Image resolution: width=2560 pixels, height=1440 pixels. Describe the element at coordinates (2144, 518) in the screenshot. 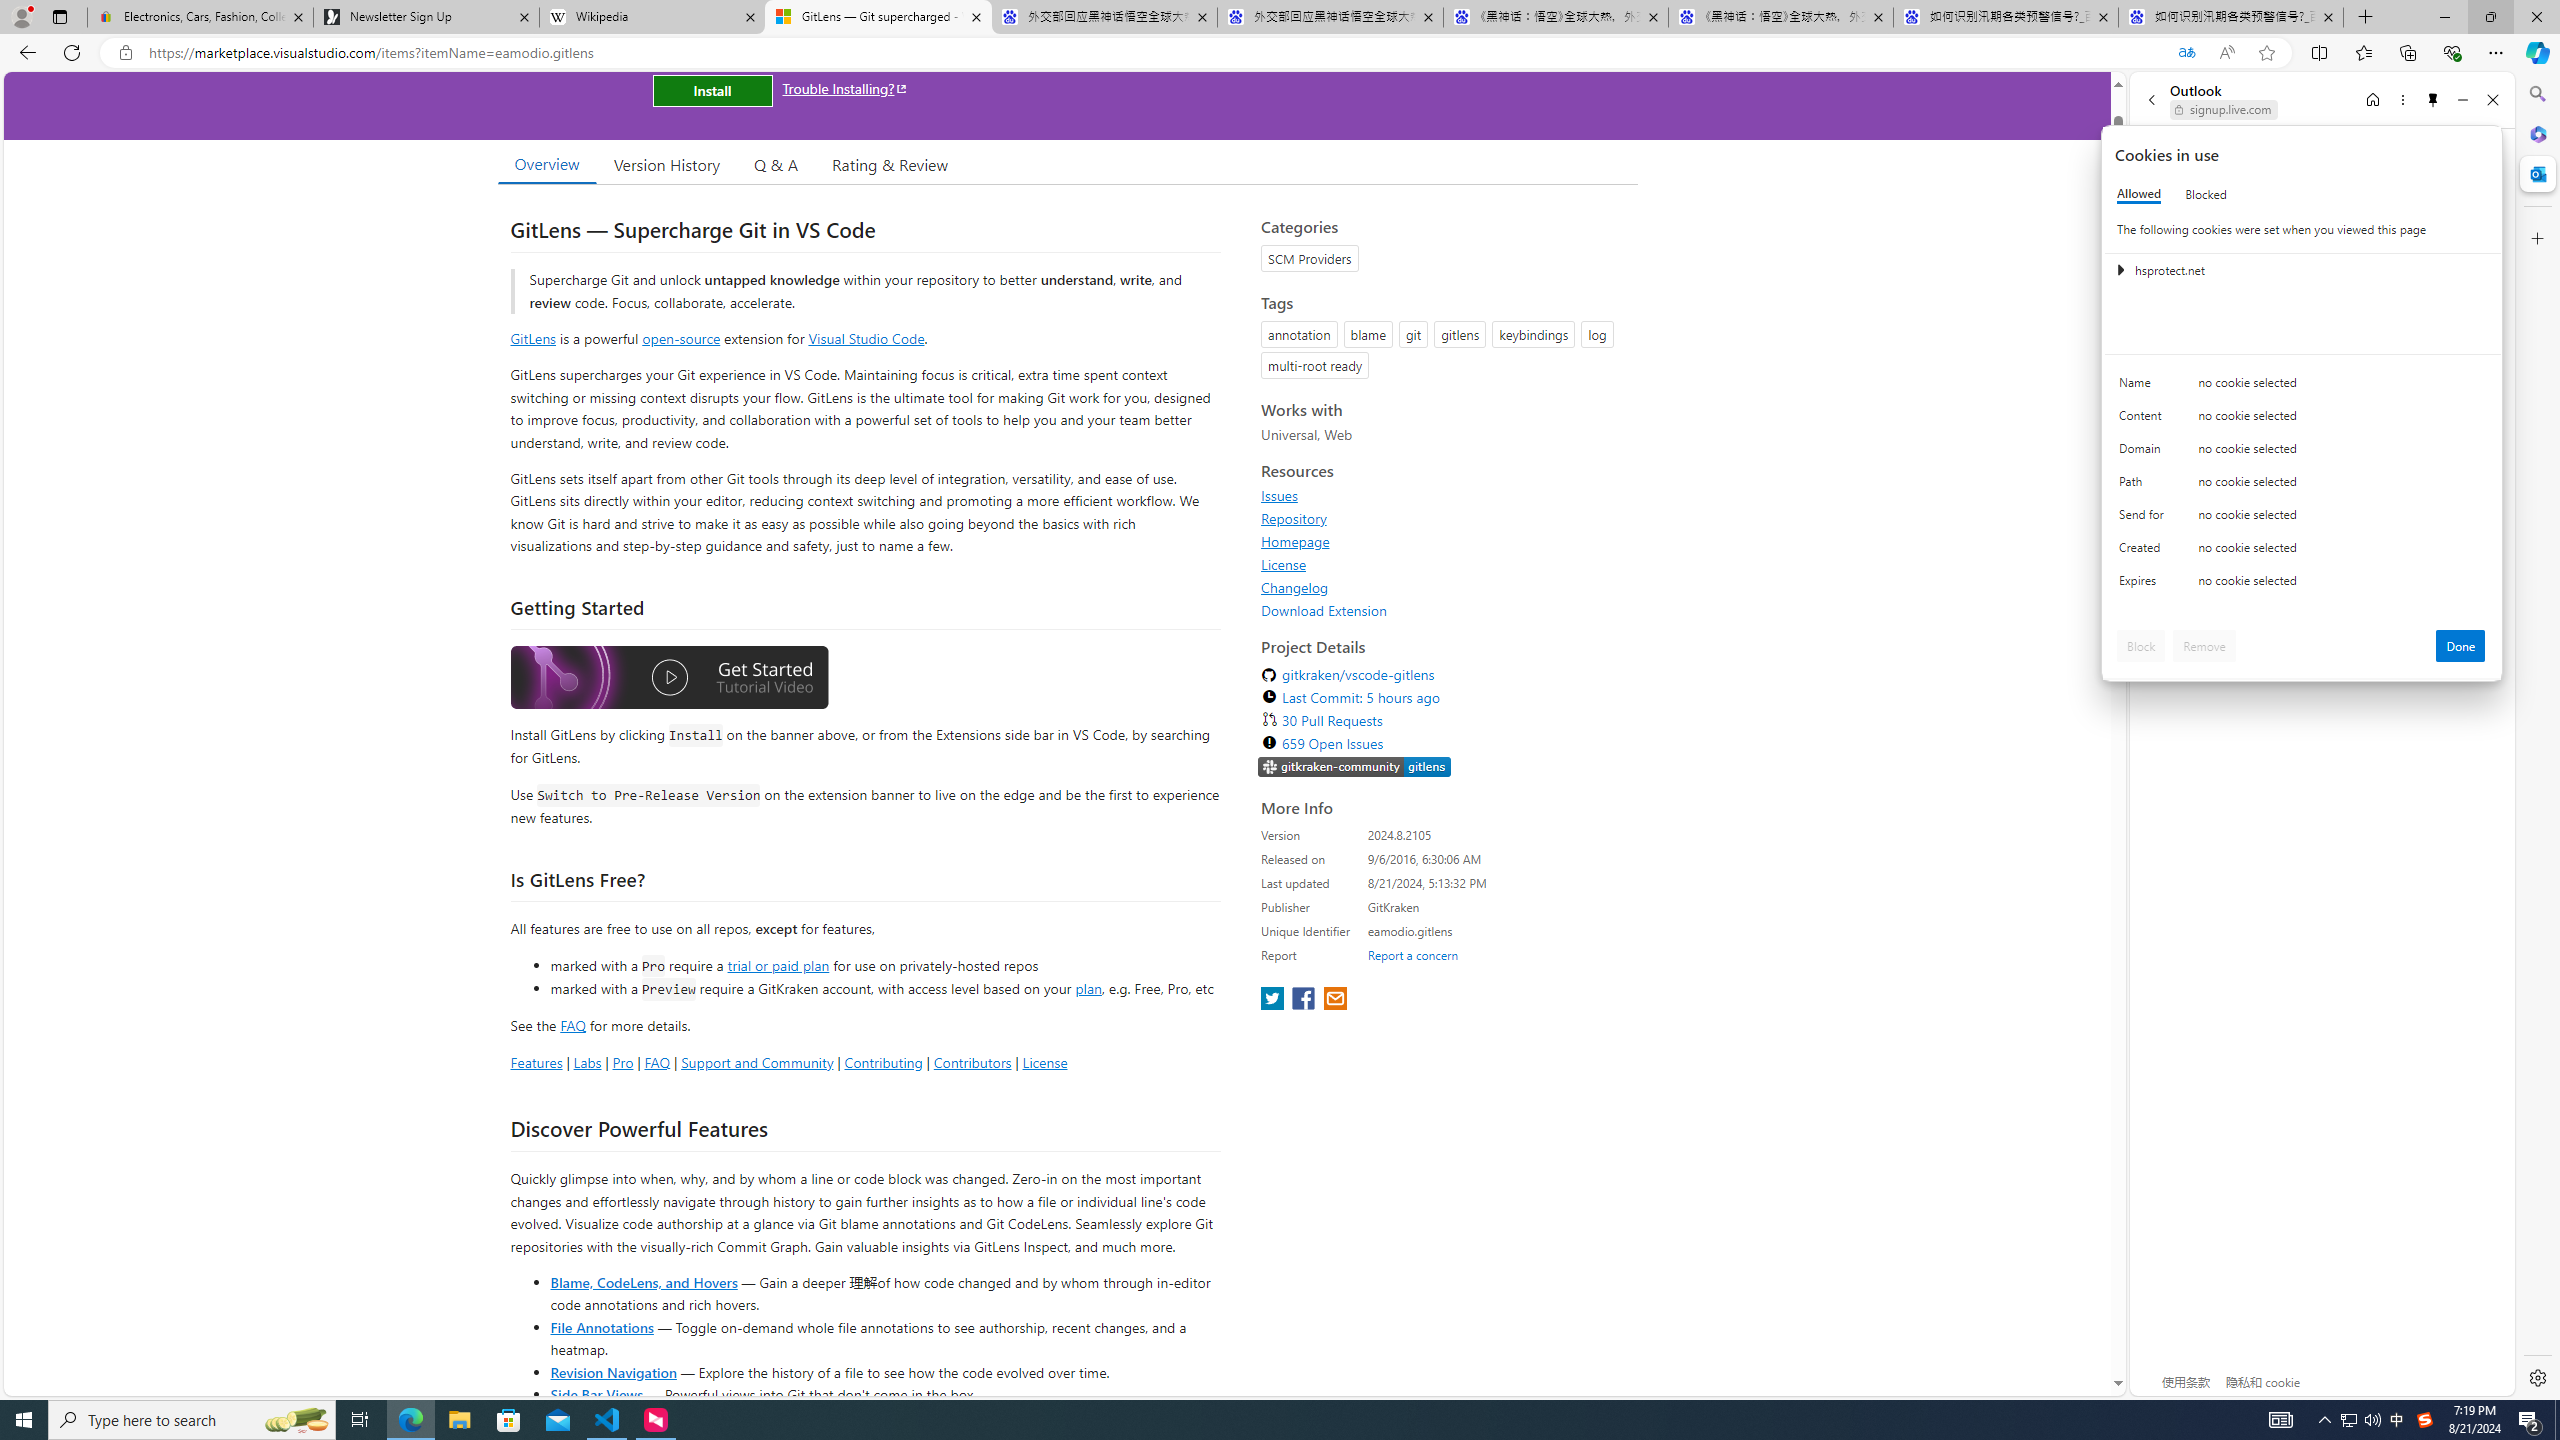

I see `'Send for'` at that location.